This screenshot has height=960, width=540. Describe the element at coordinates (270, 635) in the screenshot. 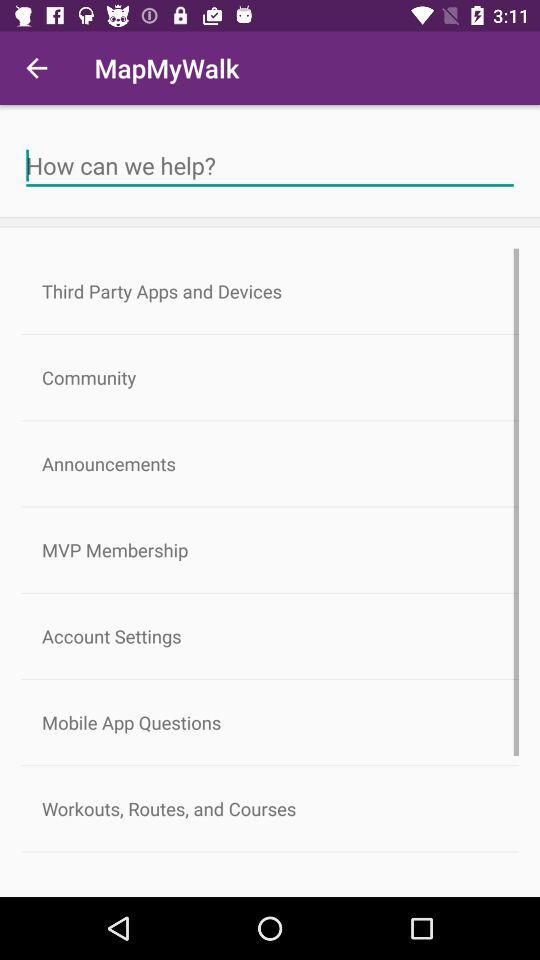

I see `account settings icon` at that location.